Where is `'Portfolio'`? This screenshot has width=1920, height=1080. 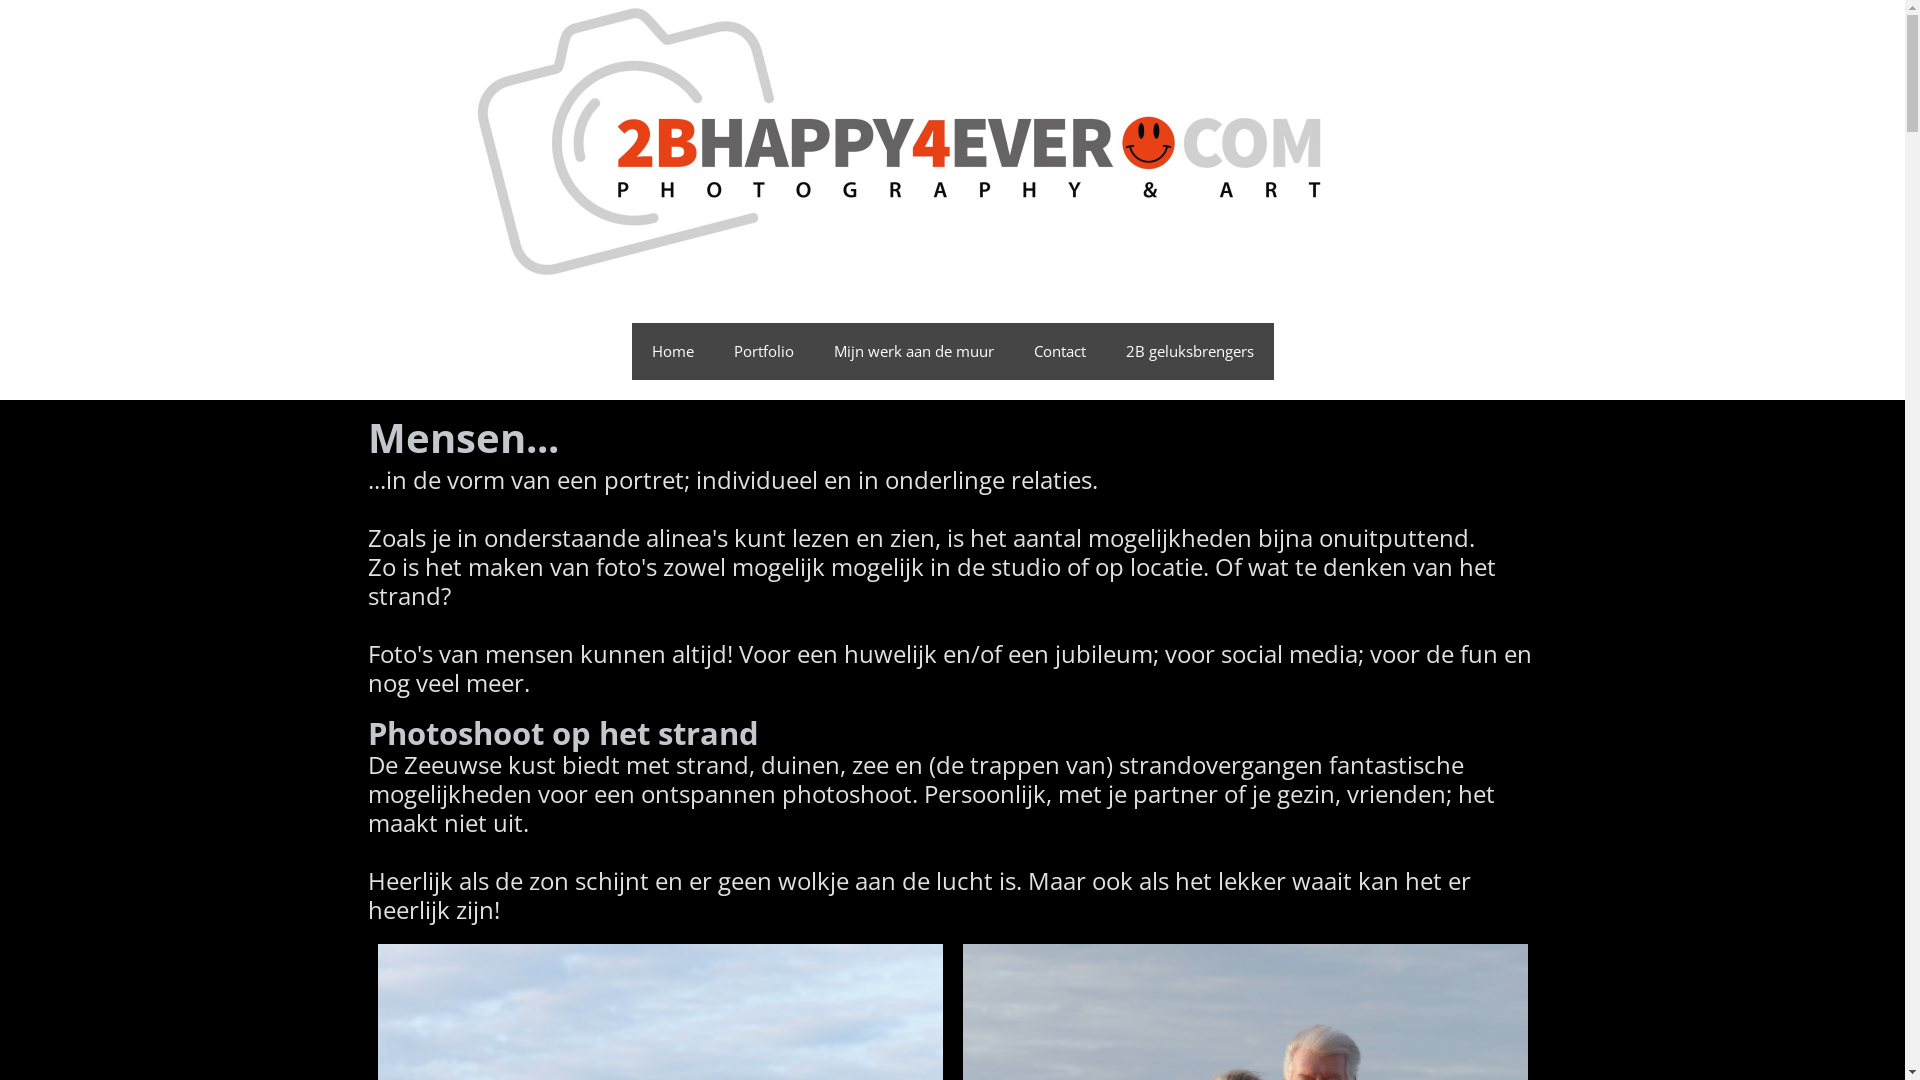 'Portfolio' is located at coordinates (714, 350).